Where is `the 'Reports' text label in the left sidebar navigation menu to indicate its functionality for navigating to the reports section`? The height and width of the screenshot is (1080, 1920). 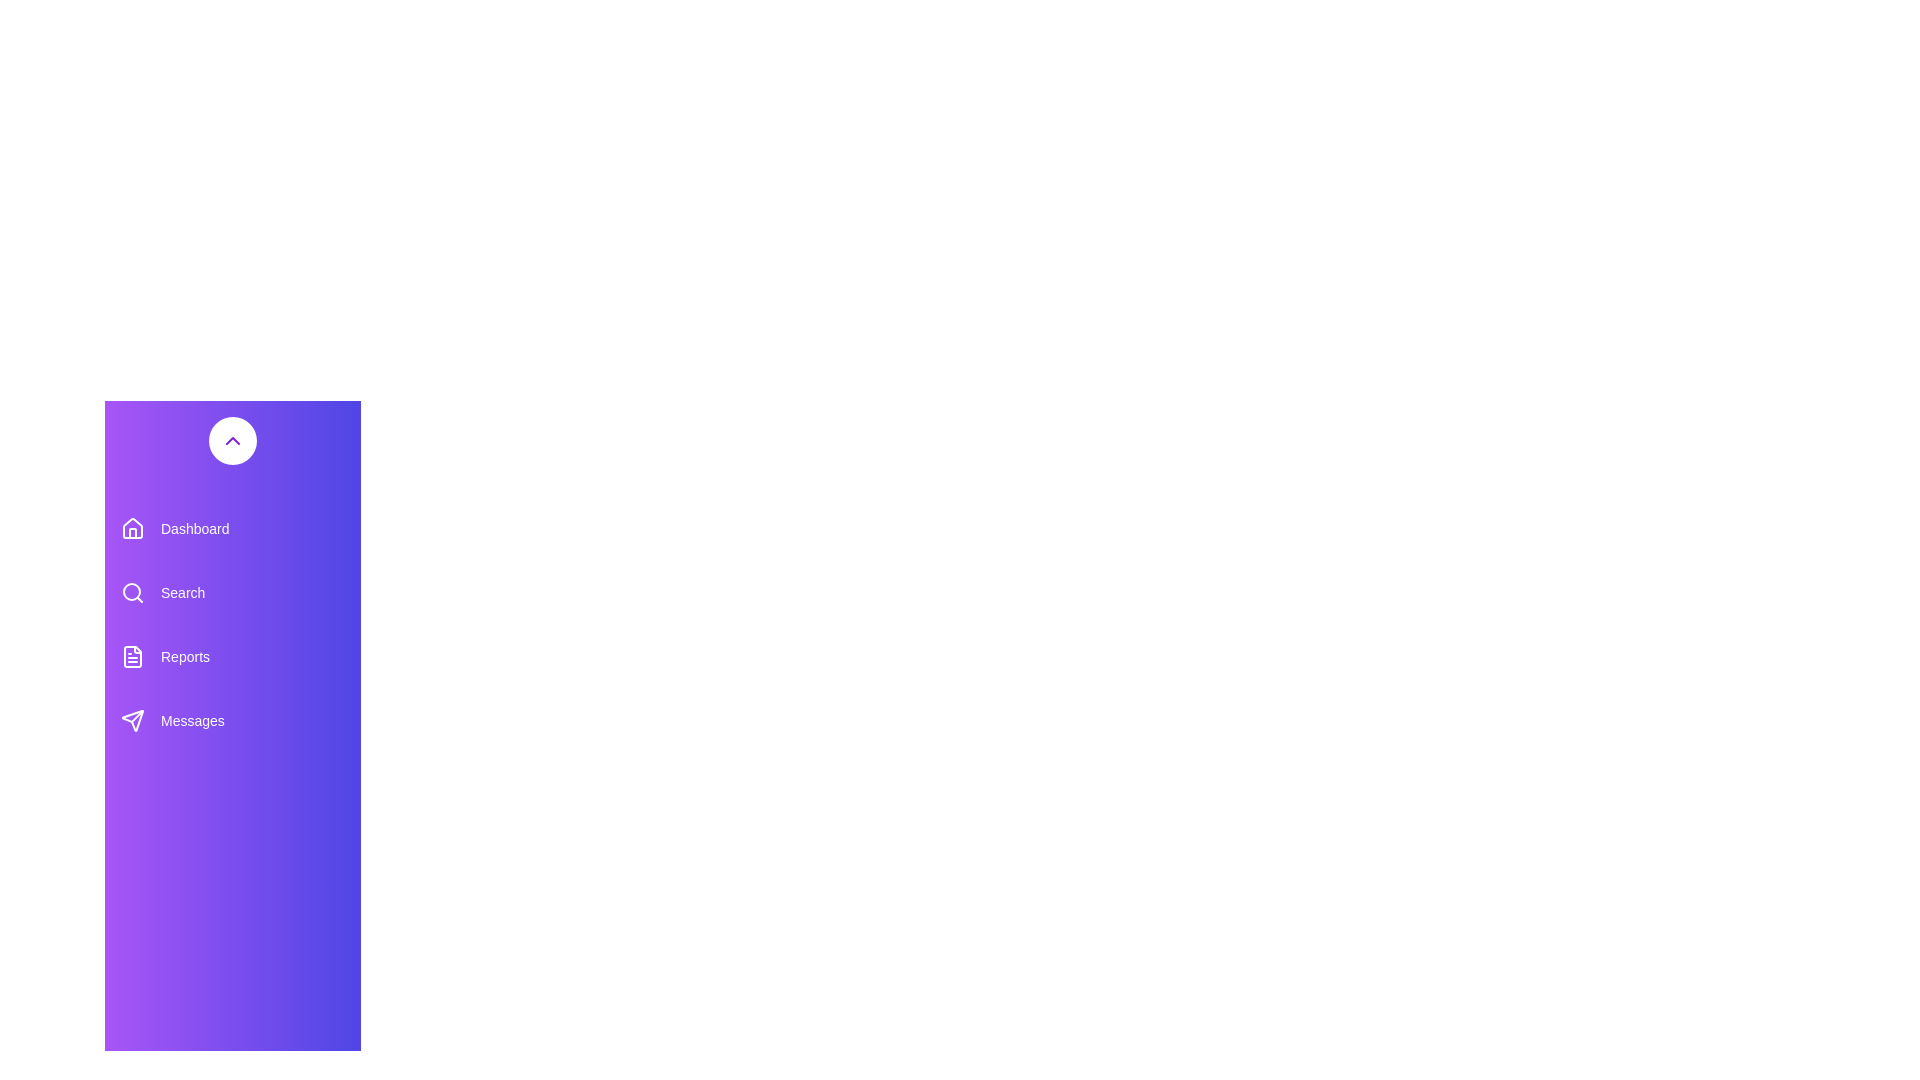 the 'Reports' text label in the left sidebar navigation menu to indicate its functionality for navigating to the reports section is located at coordinates (185, 656).